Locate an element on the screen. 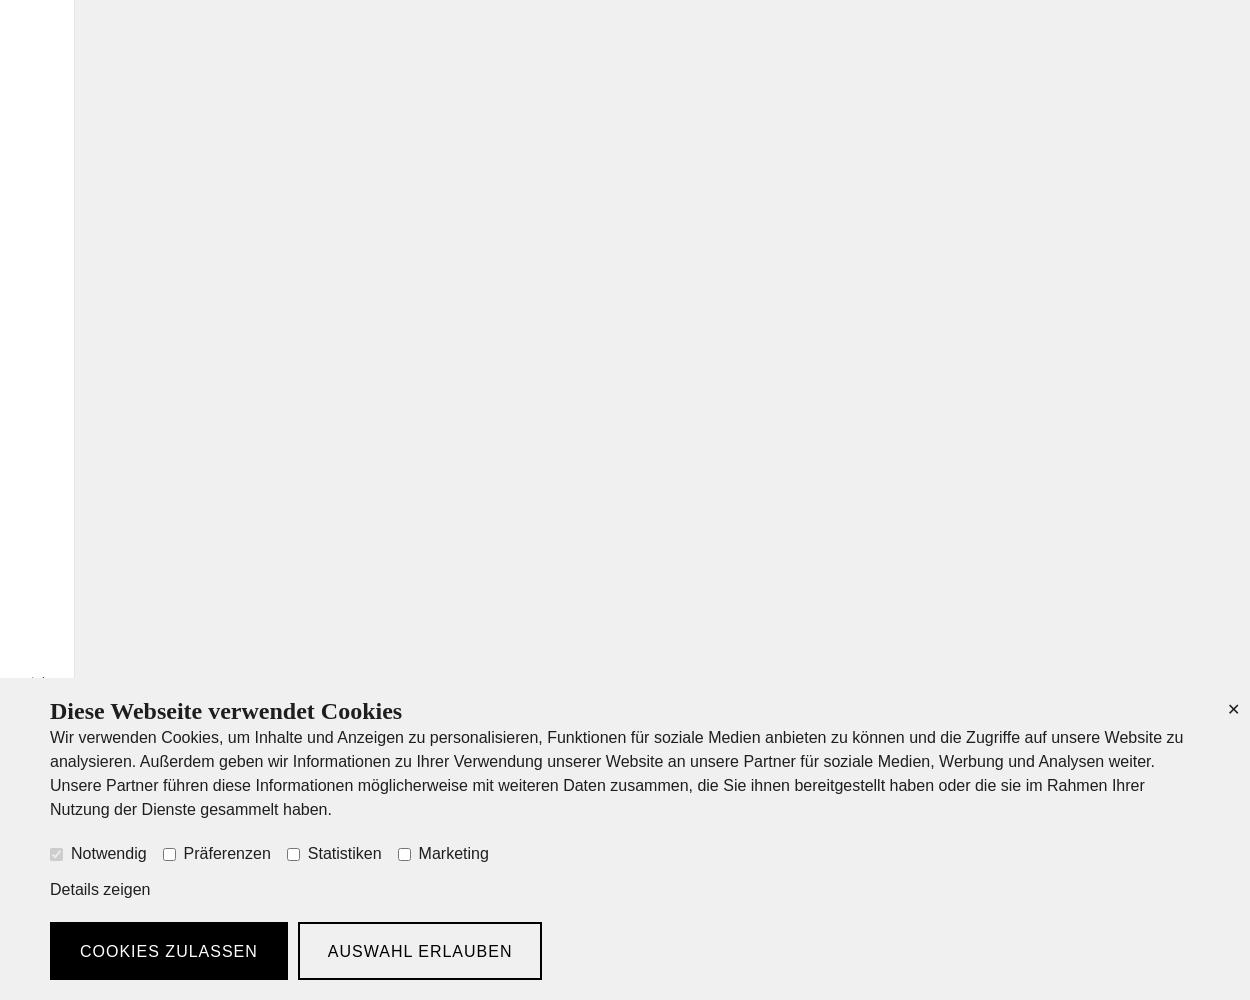  'Details zeigen' is located at coordinates (99, 889).